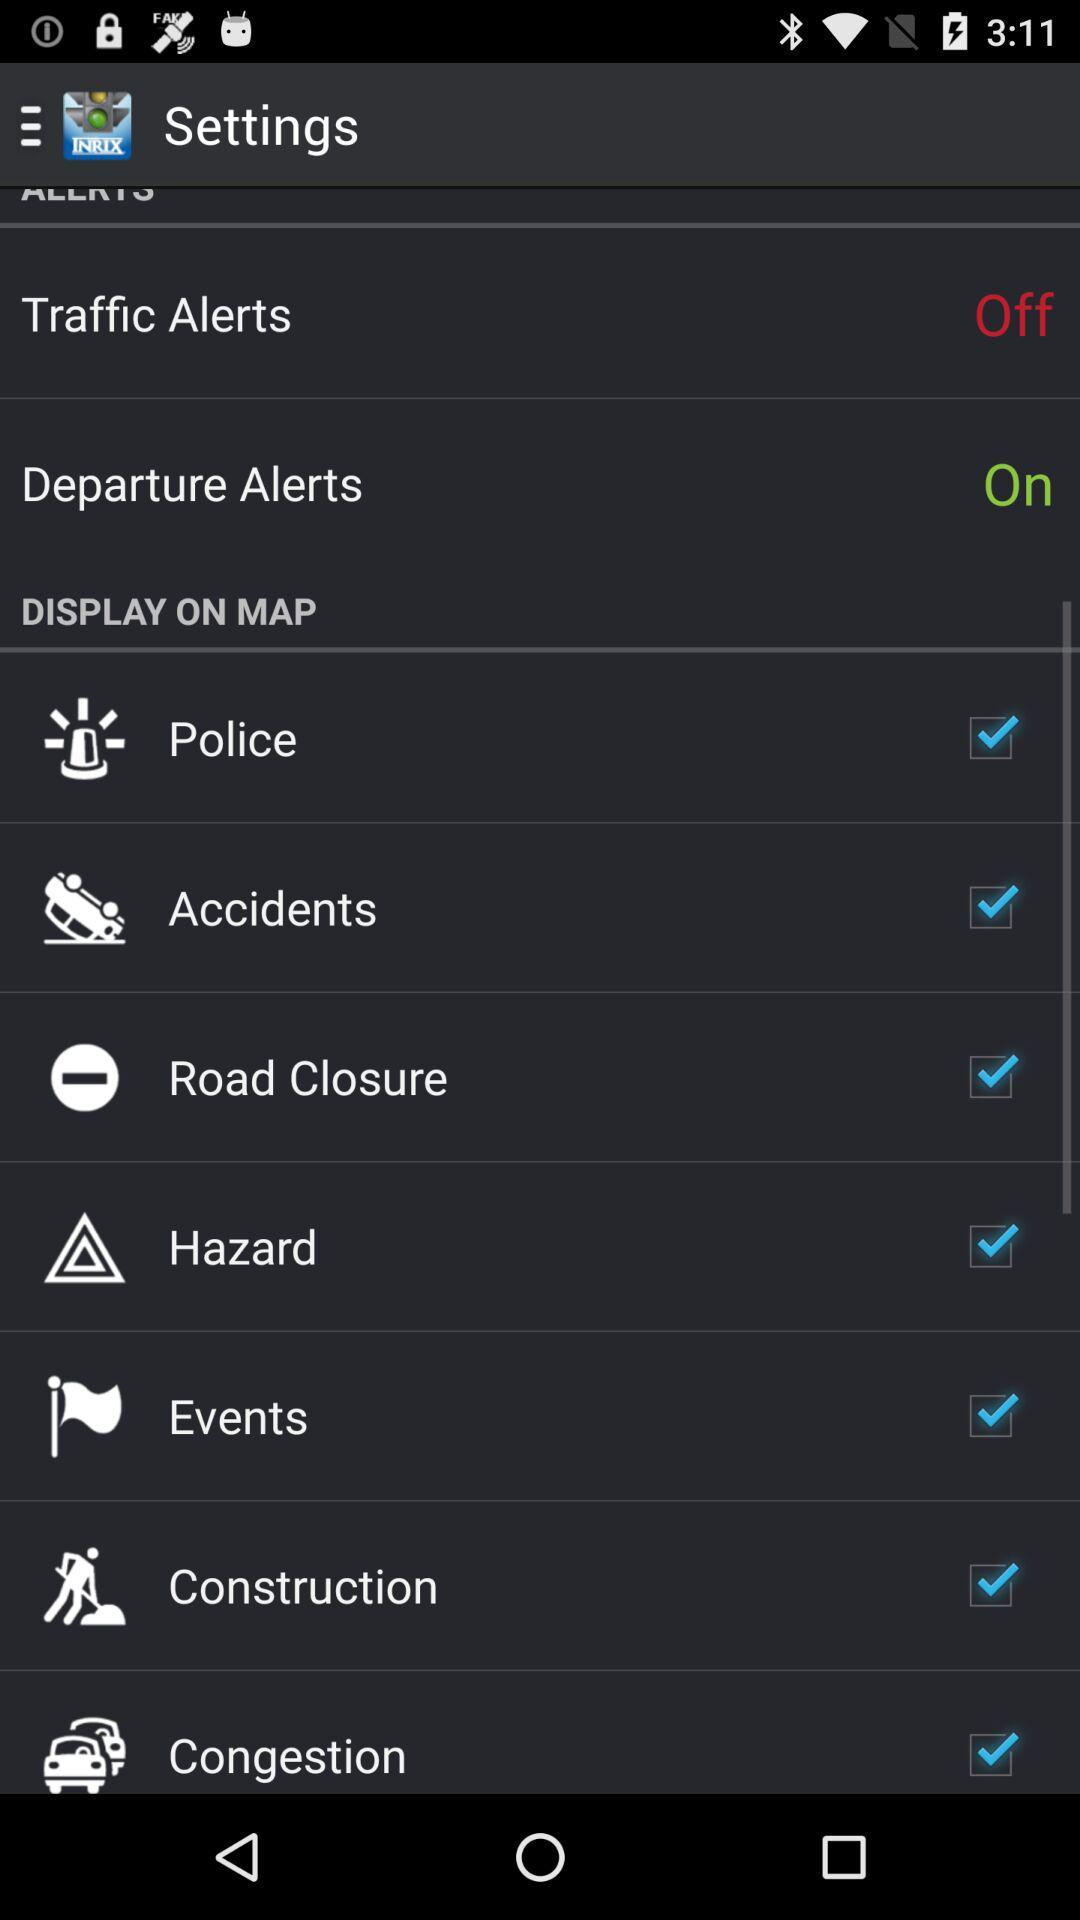 This screenshot has width=1080, height=1920. I want to click on app below the traffic alerts icon, so click(192, 482).